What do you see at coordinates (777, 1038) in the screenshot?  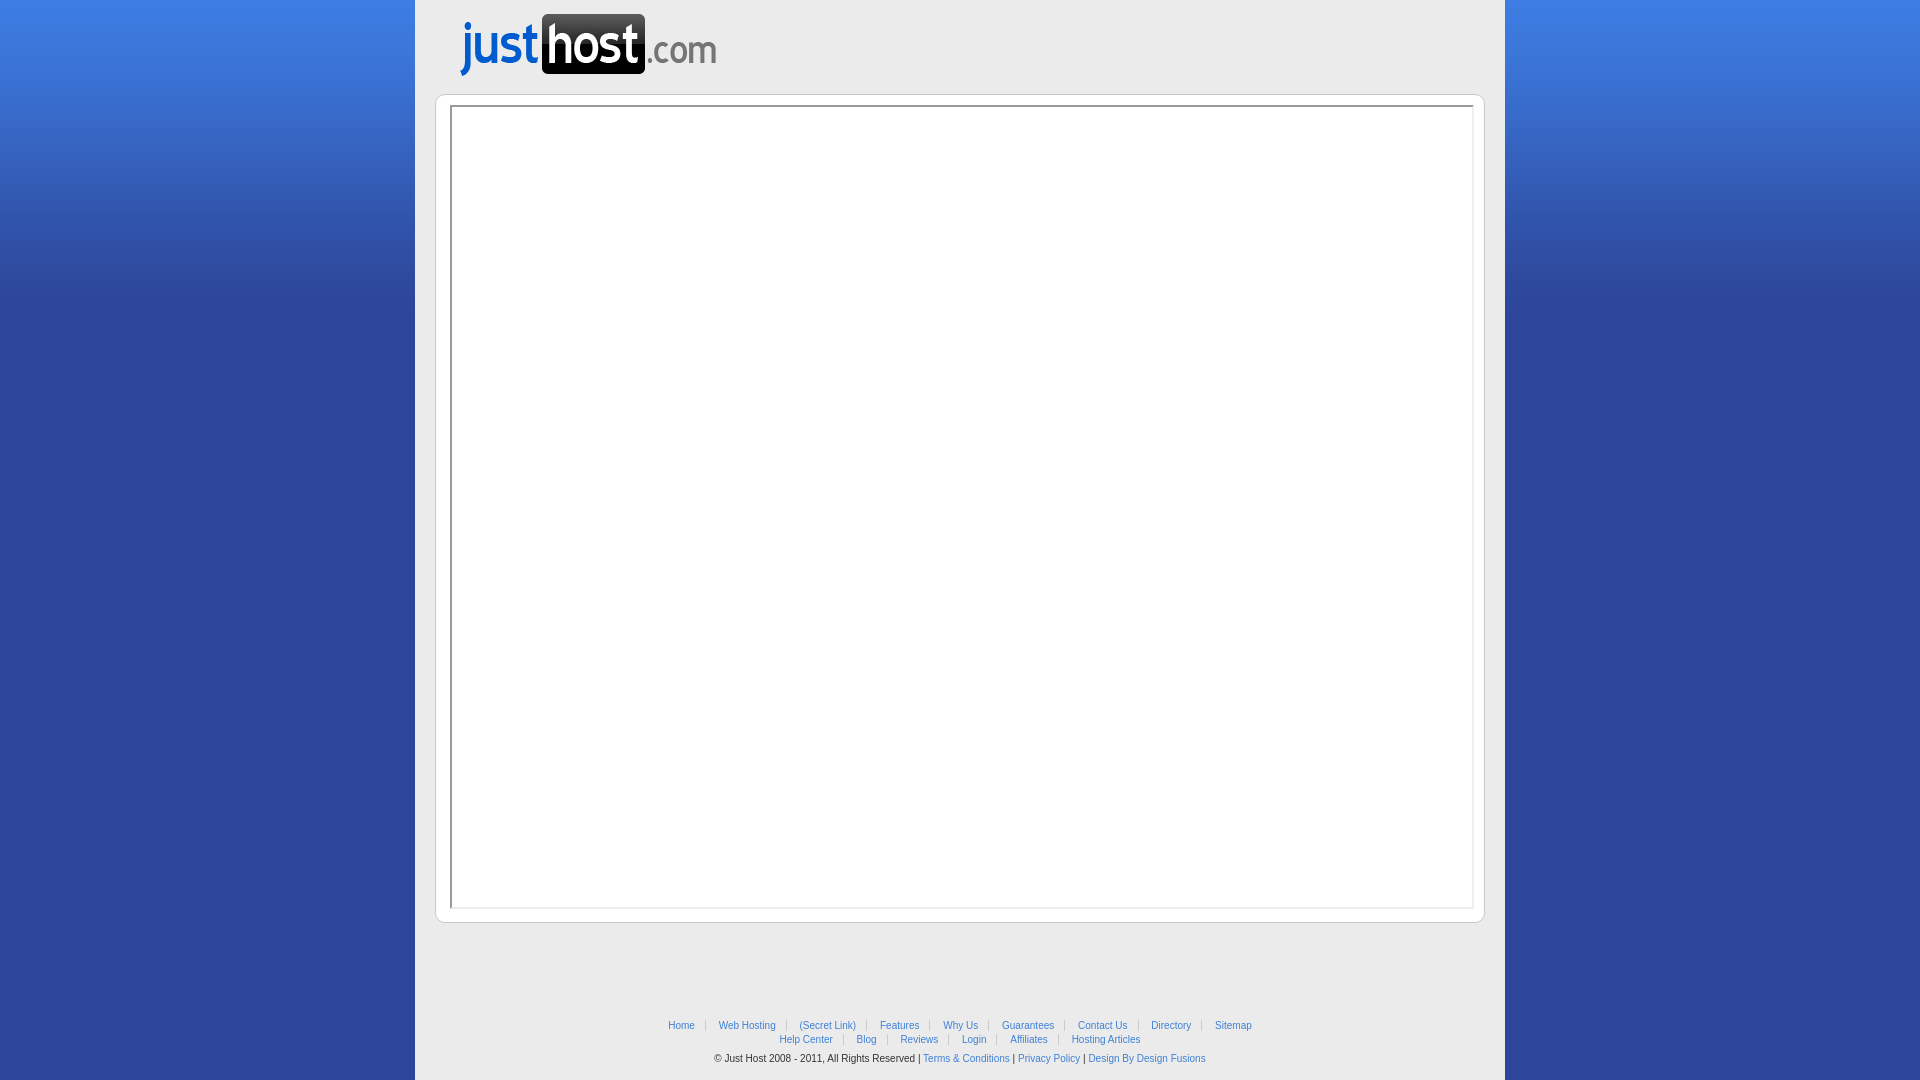 I see `'Help Center'` at bounding box center [777, 1038].